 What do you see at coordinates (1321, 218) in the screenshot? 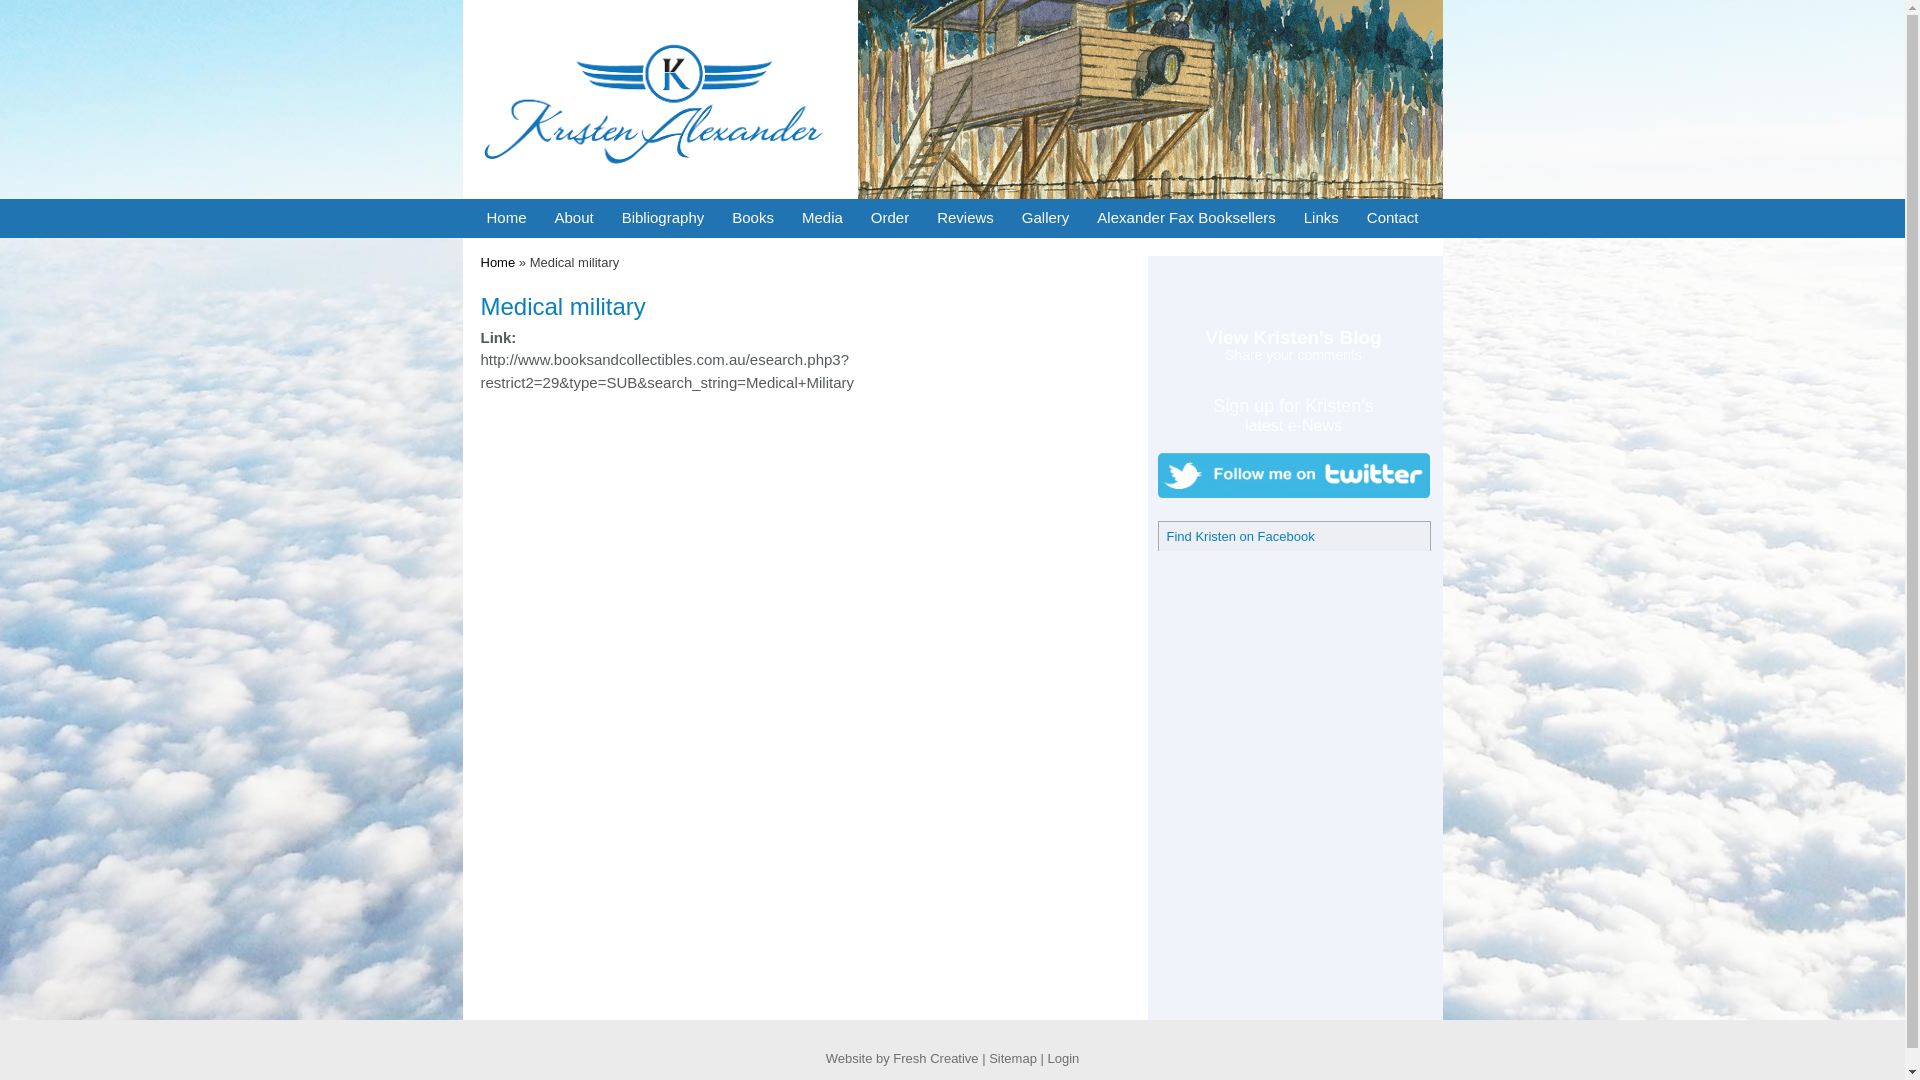
I see `'Links'` at bounding box center [1321, 218].